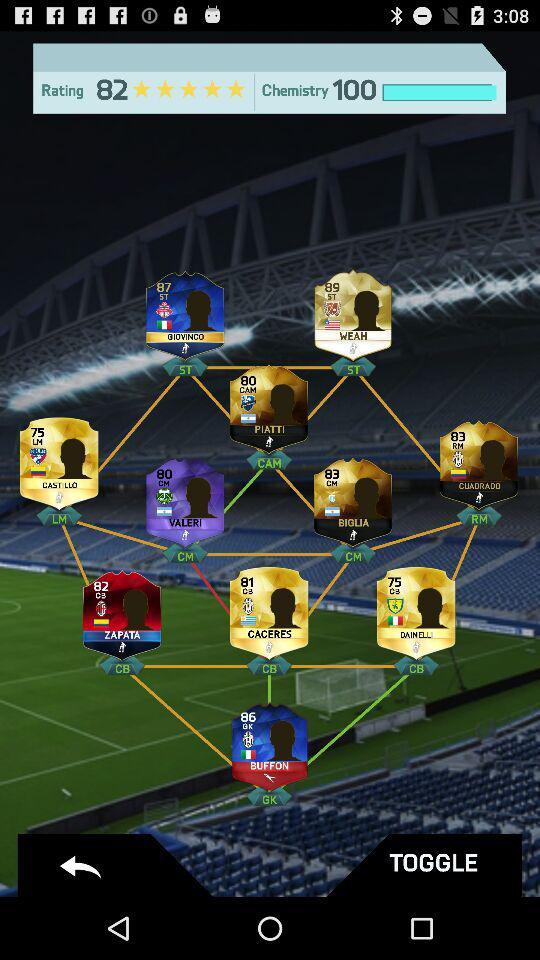 The image size is (540, 960). Describe the element at coordinates (118, 864) in the screenshot. I see `return to previous` at that location.